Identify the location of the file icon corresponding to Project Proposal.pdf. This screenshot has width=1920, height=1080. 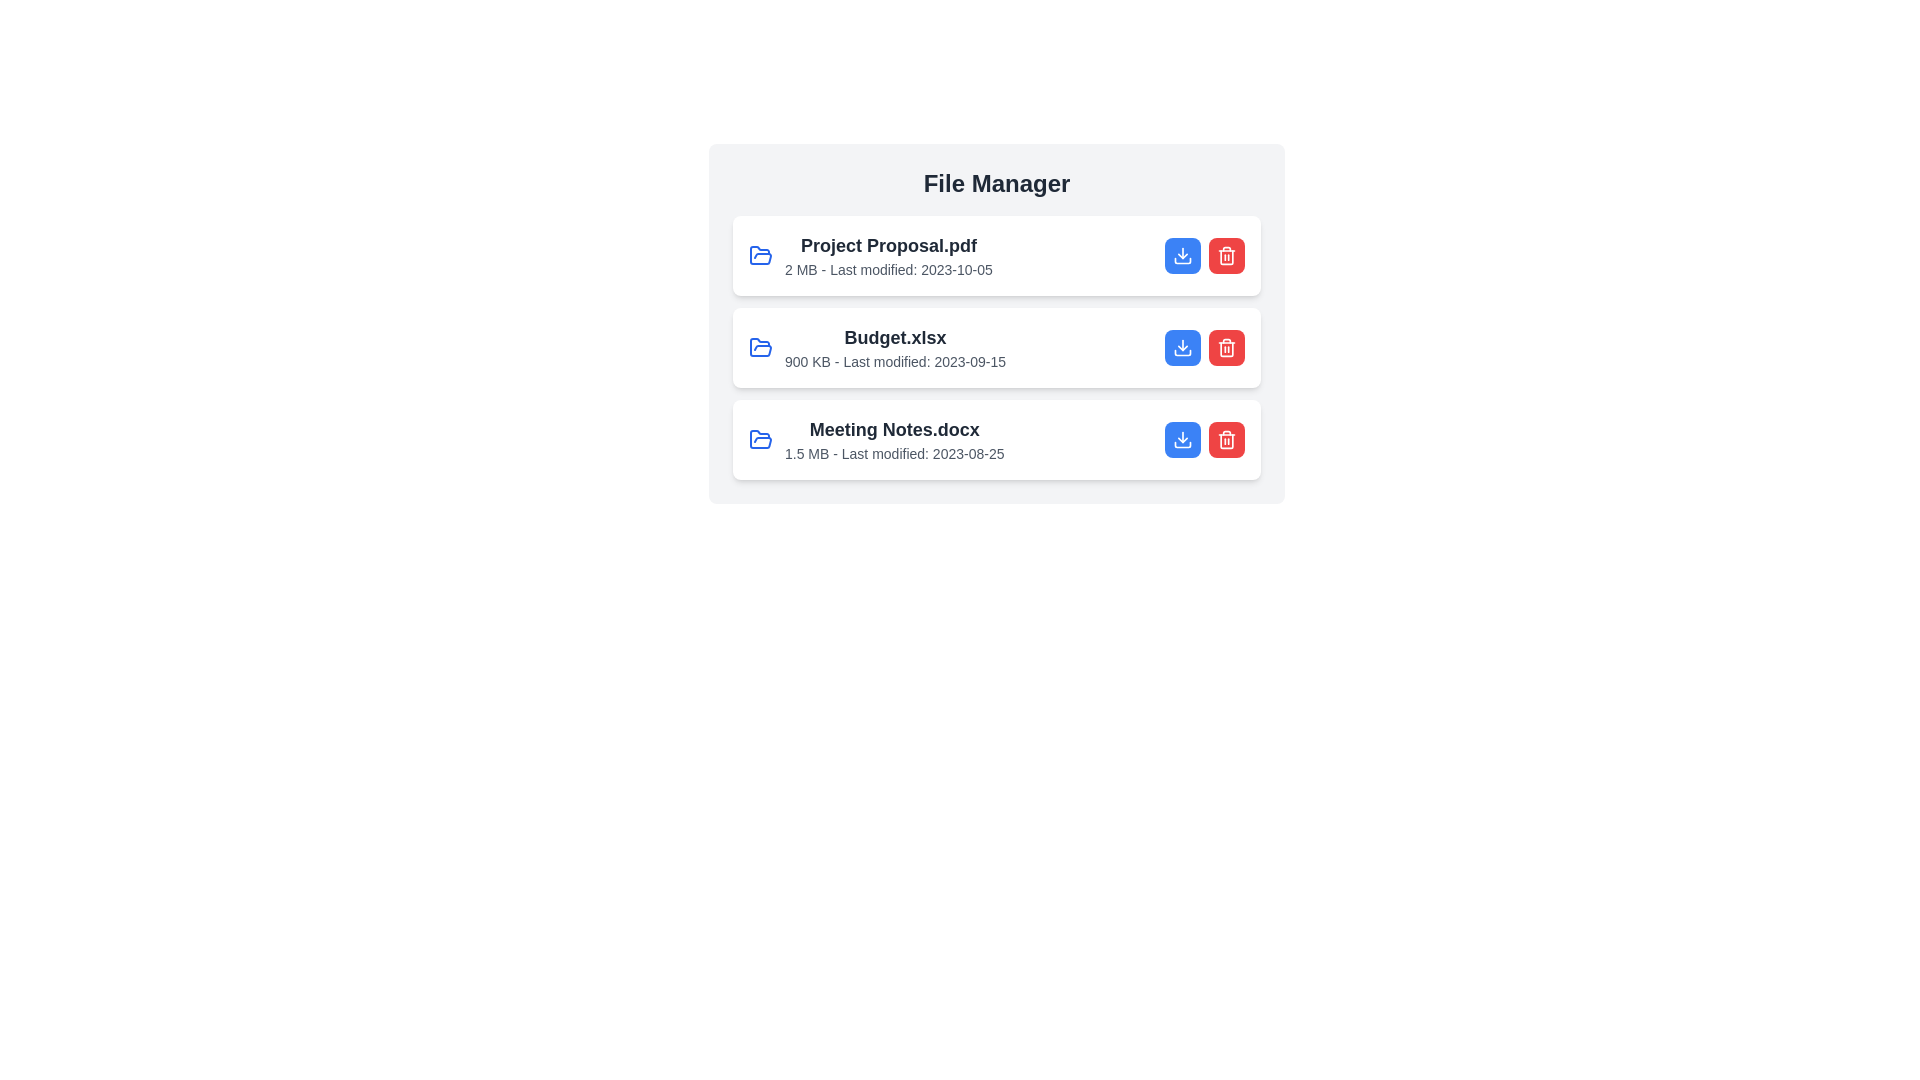
(760, 254).